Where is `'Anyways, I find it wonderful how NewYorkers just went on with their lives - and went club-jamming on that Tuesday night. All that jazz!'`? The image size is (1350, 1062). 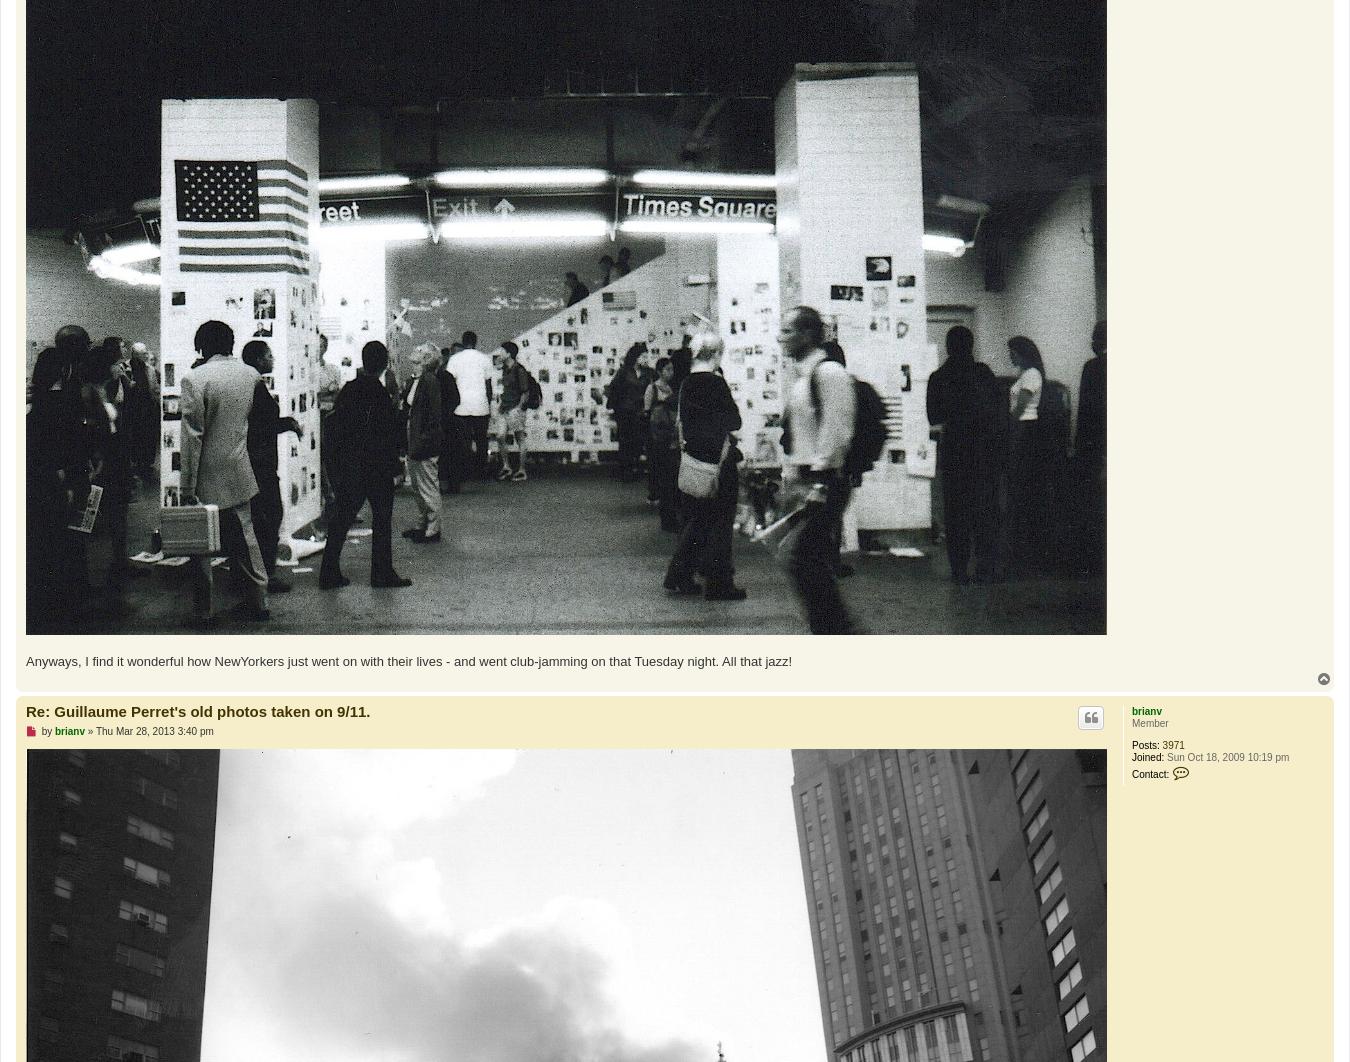
'Anyways, I find it wonderful how NewYorkers just went on with their lives - and went club-jamming on that Tuesday night. All that jazz!' is located at coordinates (409, 660).